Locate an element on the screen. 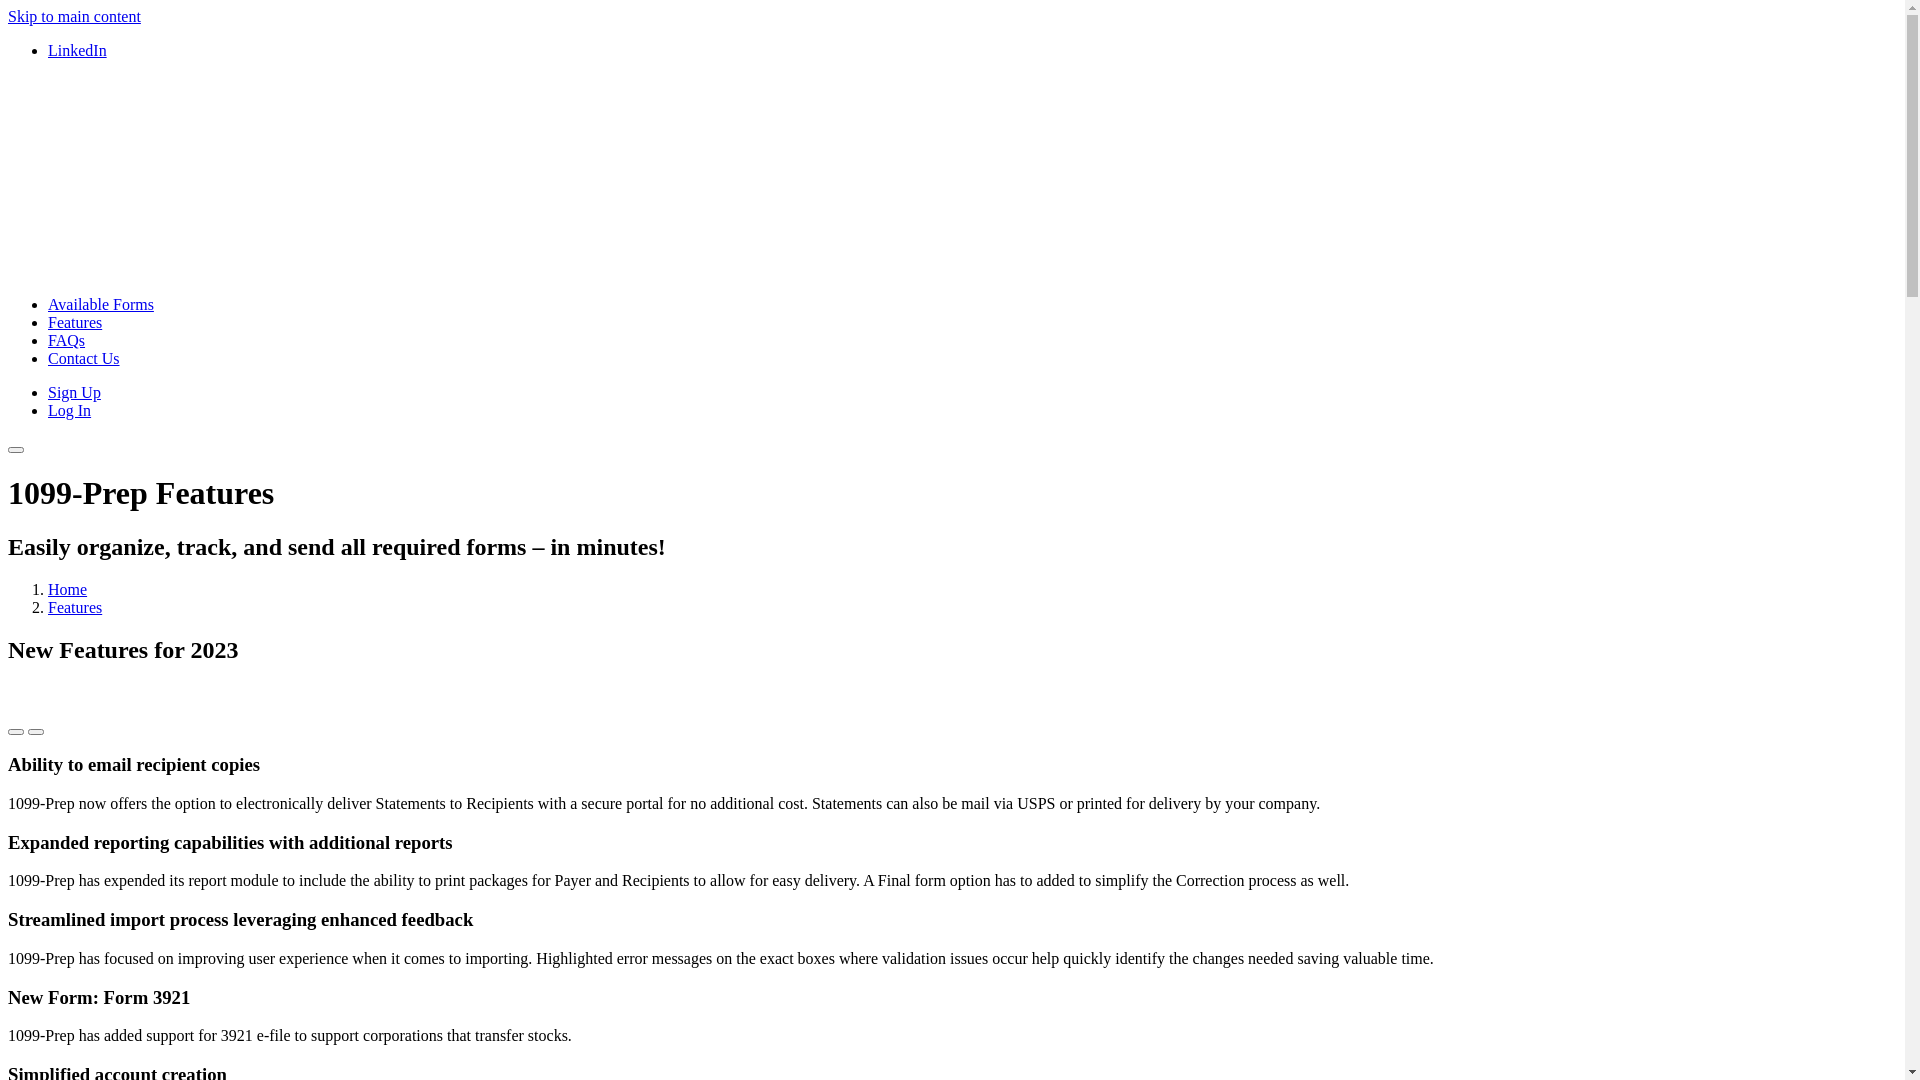 This screenshot has width=1920, height=1080. 'LinkedIn' is located at coordinates (77, 49).